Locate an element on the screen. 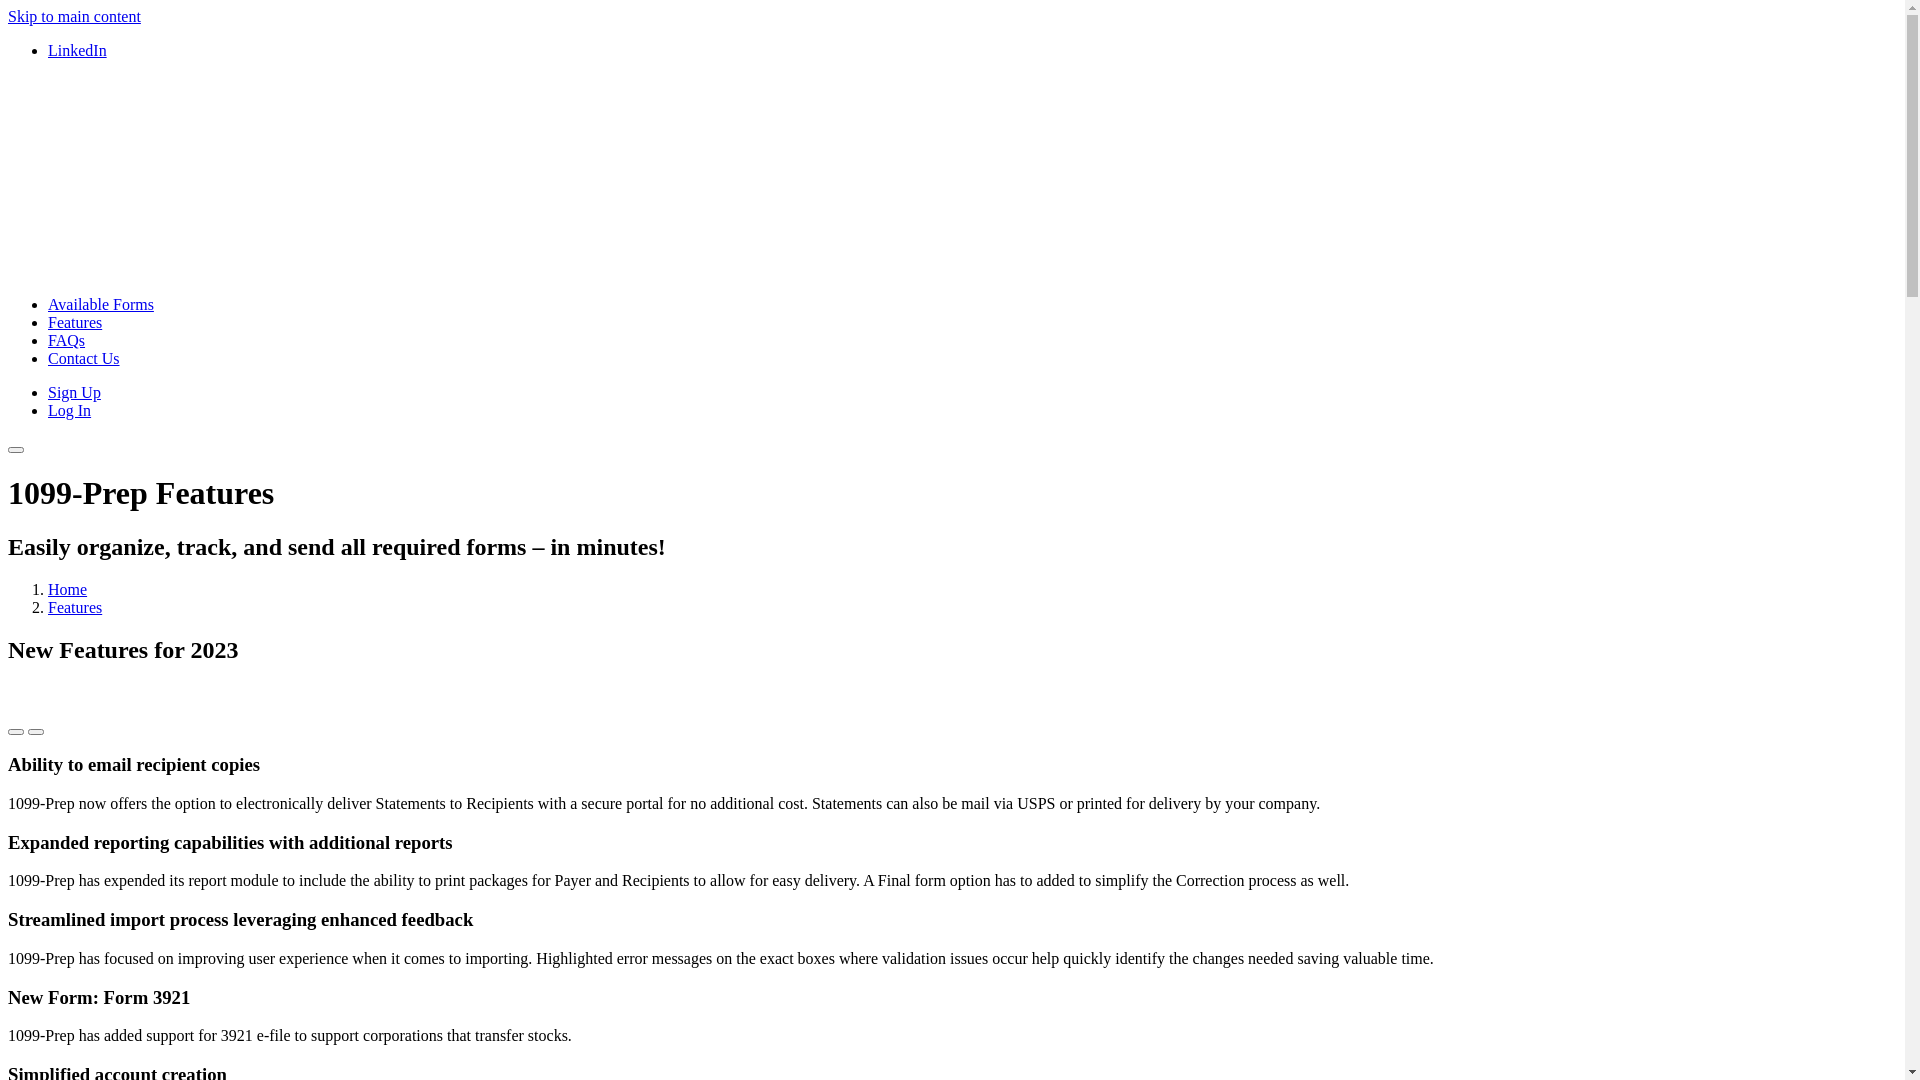 This screenshot has width=1920, height=1080. 'LinkedIn' is located at coordinates (77, 49).